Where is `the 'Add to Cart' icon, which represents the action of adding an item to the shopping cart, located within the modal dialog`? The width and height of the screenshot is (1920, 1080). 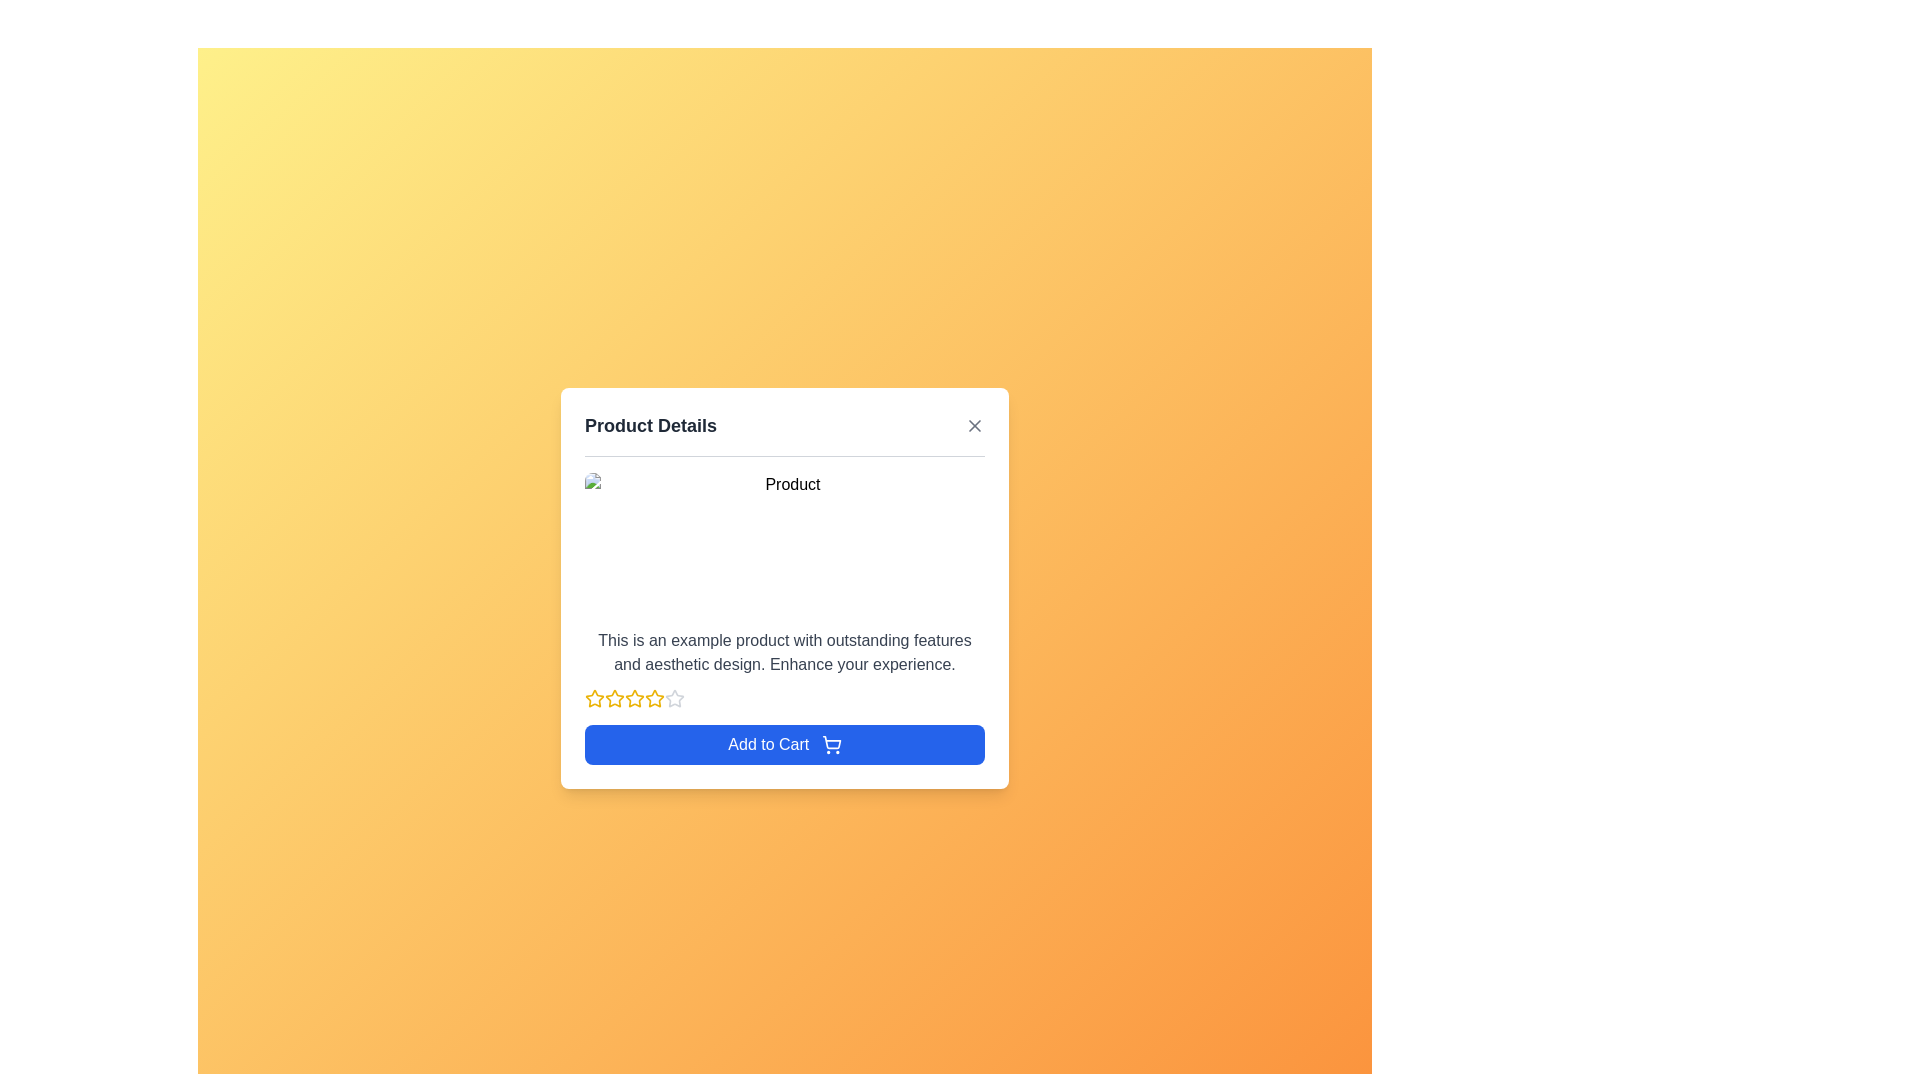
the 'Add to Cart' icon, which represents the action of adding an item to the shopping cart, located within the modal dialog is located at coordinates (831, 742).